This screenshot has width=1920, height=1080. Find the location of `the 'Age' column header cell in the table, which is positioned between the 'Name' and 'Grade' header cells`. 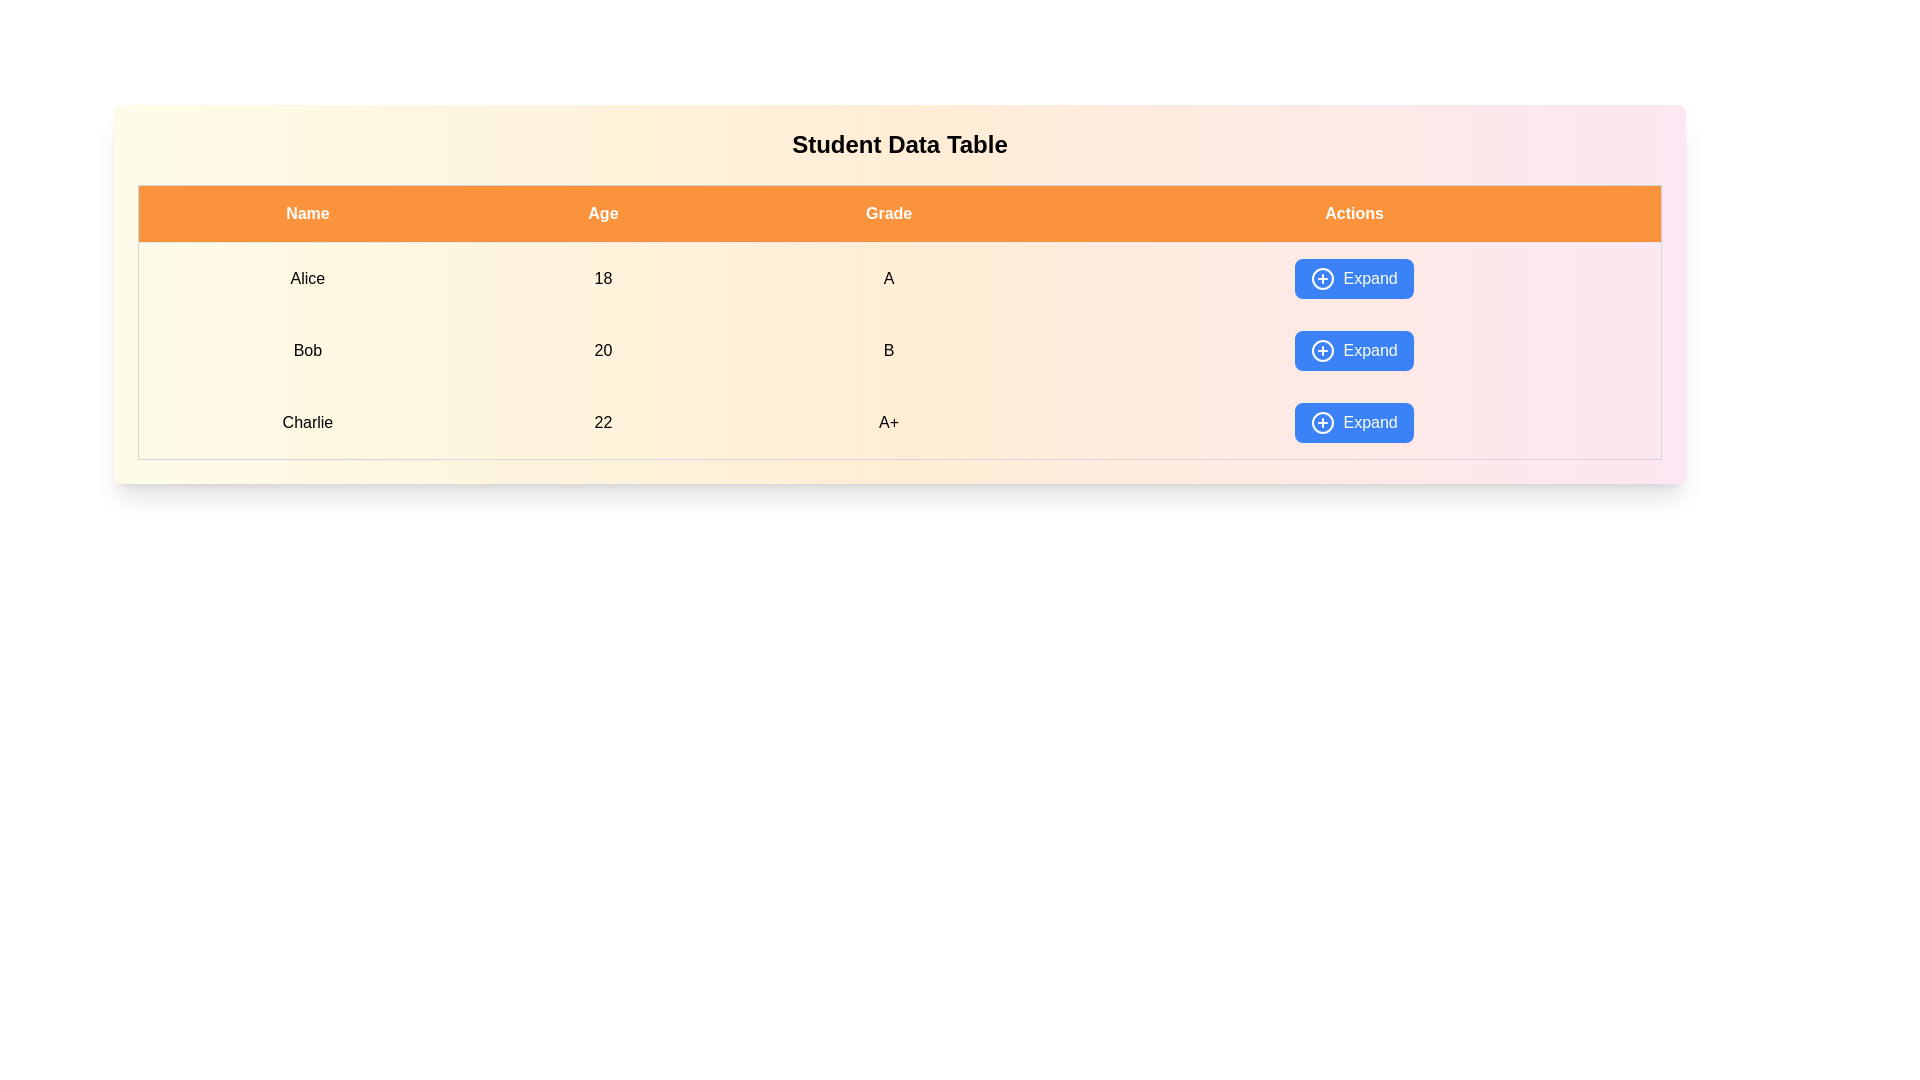

the 'Age' column header cell in the table, which is positioned between the 'Name' and 'Grade' header cells is located at coordinates (602, 213).